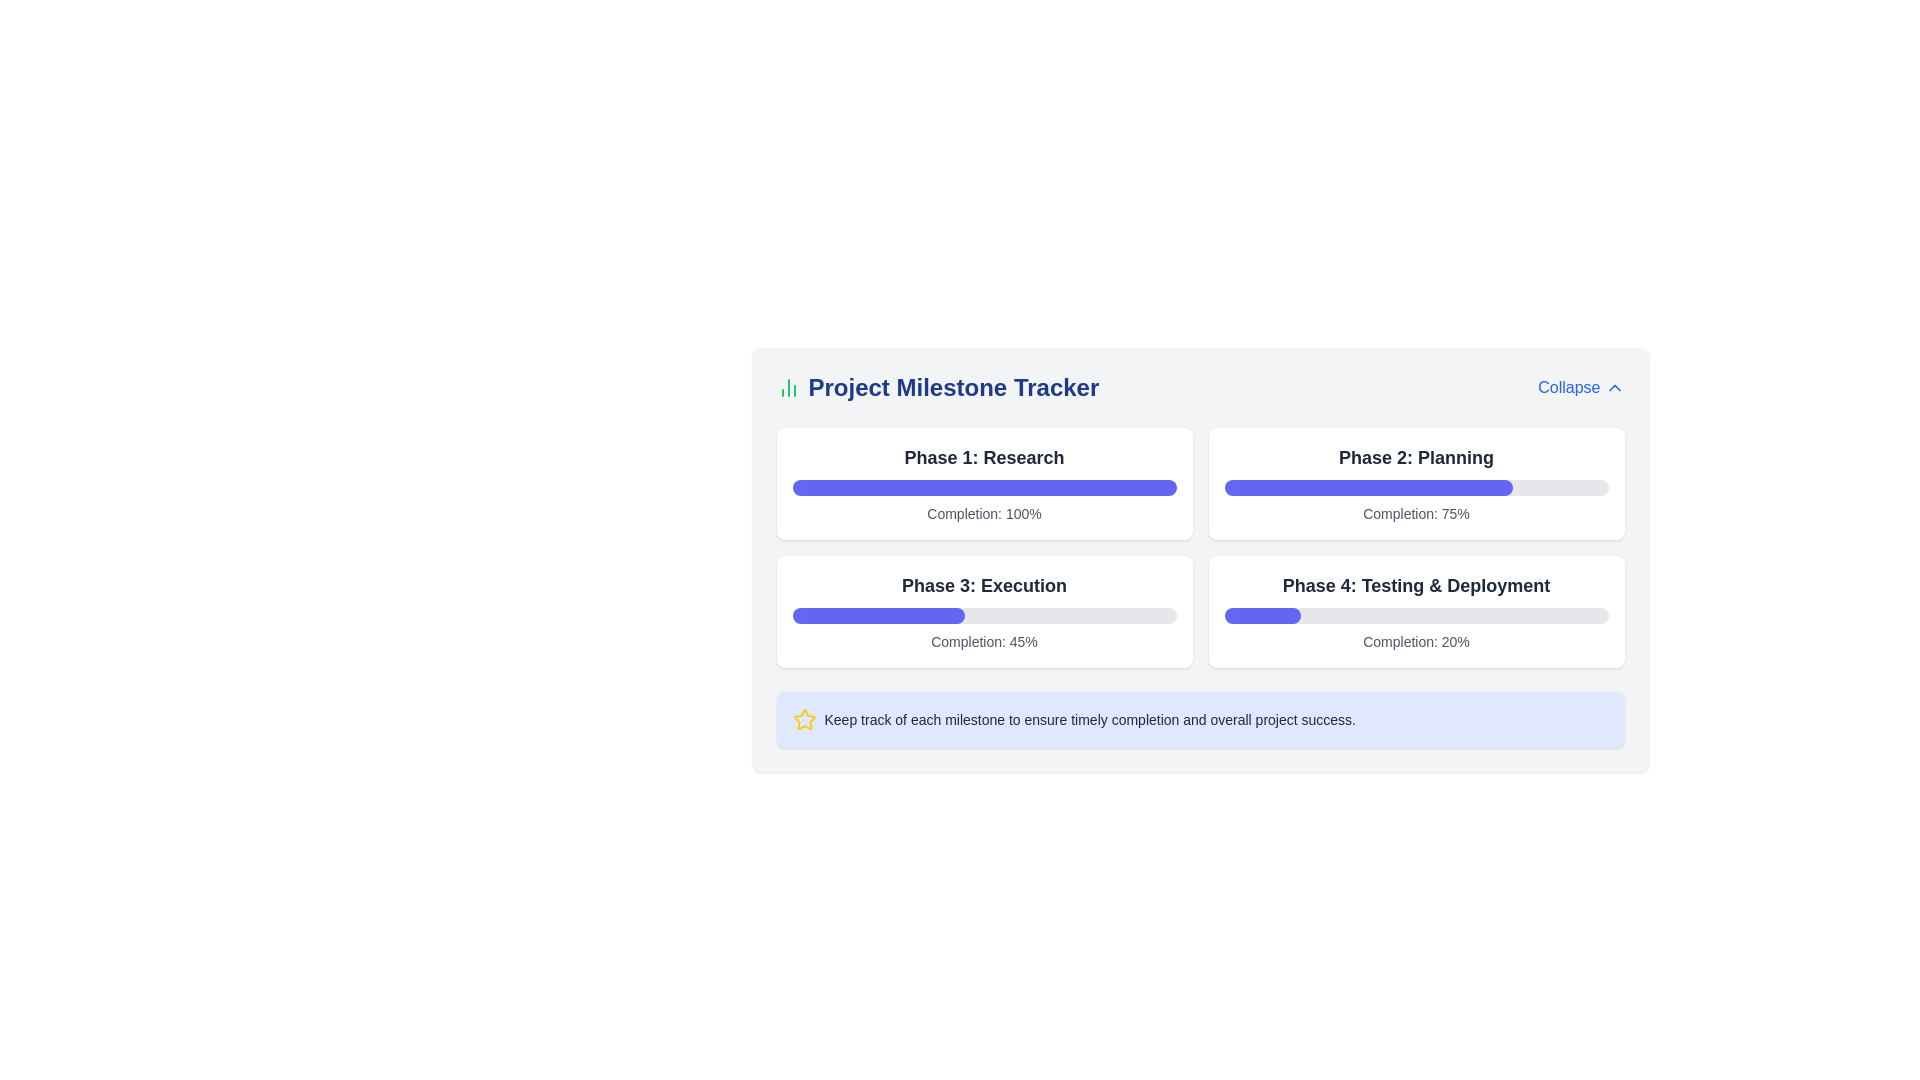 Image resolution: width=1920 pixels, height=1080 pixels. What do you see at coordinates (984, 483) in the screenshot?
I see `the Card element displaying the completion status of 'Phase 1: Research' in the project management grid layout` at bounding box center [984, 483].